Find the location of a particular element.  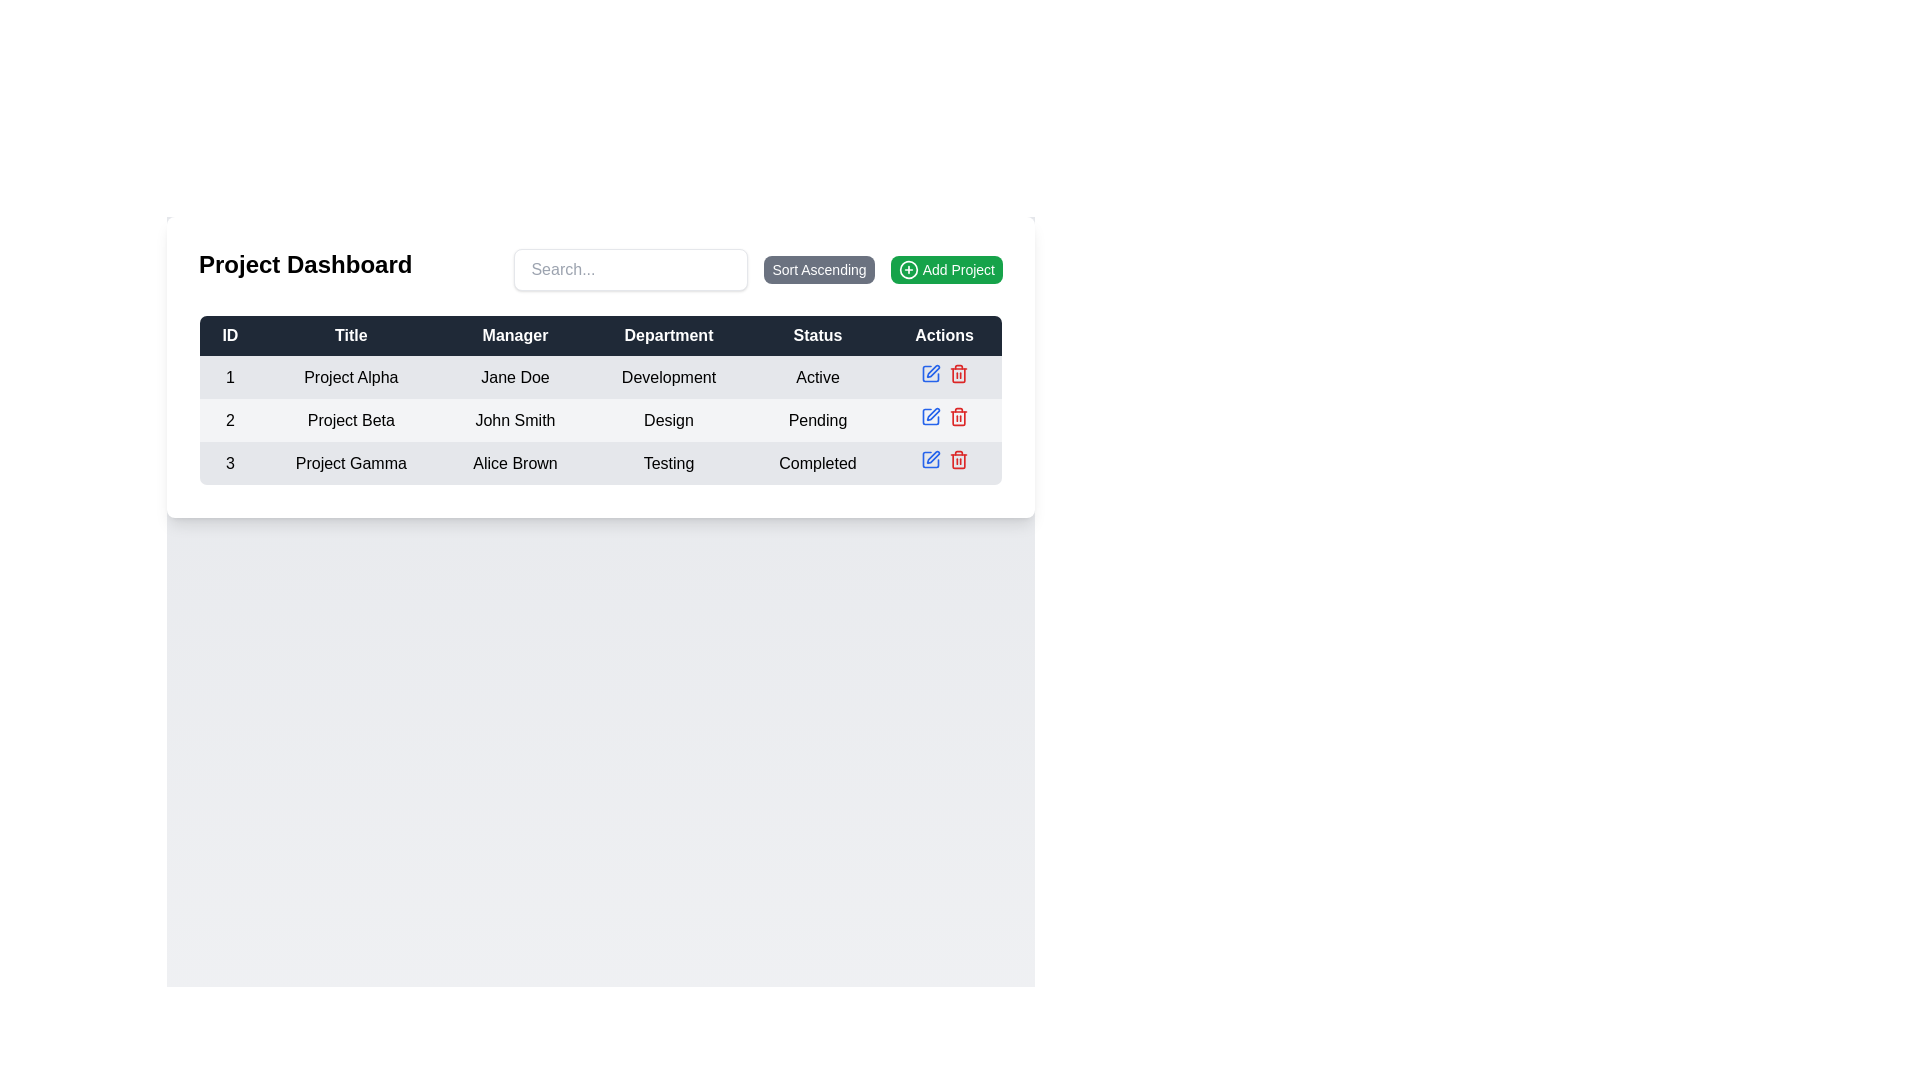

the text label displaying 'Alice Brown' in the third column of the 'Project Gamma' row within the tabular structure is located at coordinates (515, 463).